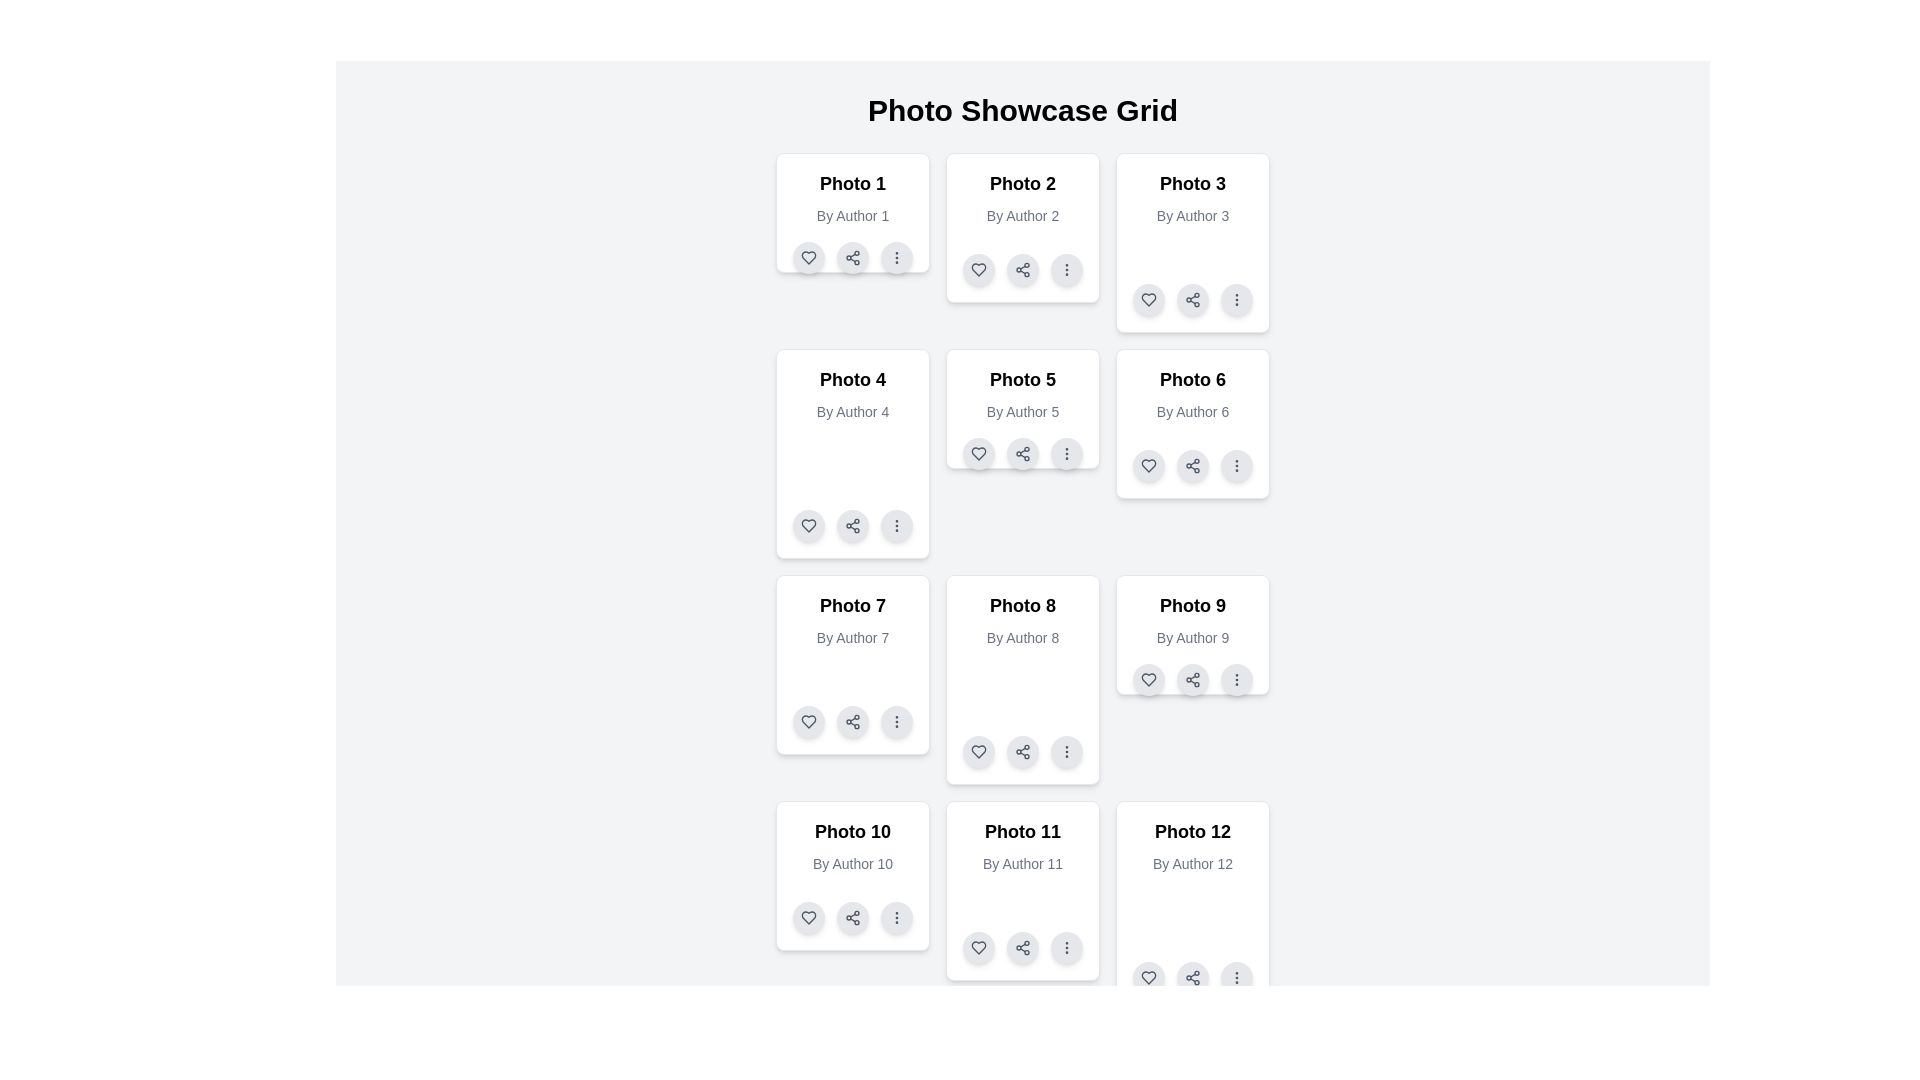 The image size is (1920, 1080). I want to click on the vertical ellipsis icon located at the bottom-right corner of the 'Photo 2 By Author 2' card, so click(1065, 270).